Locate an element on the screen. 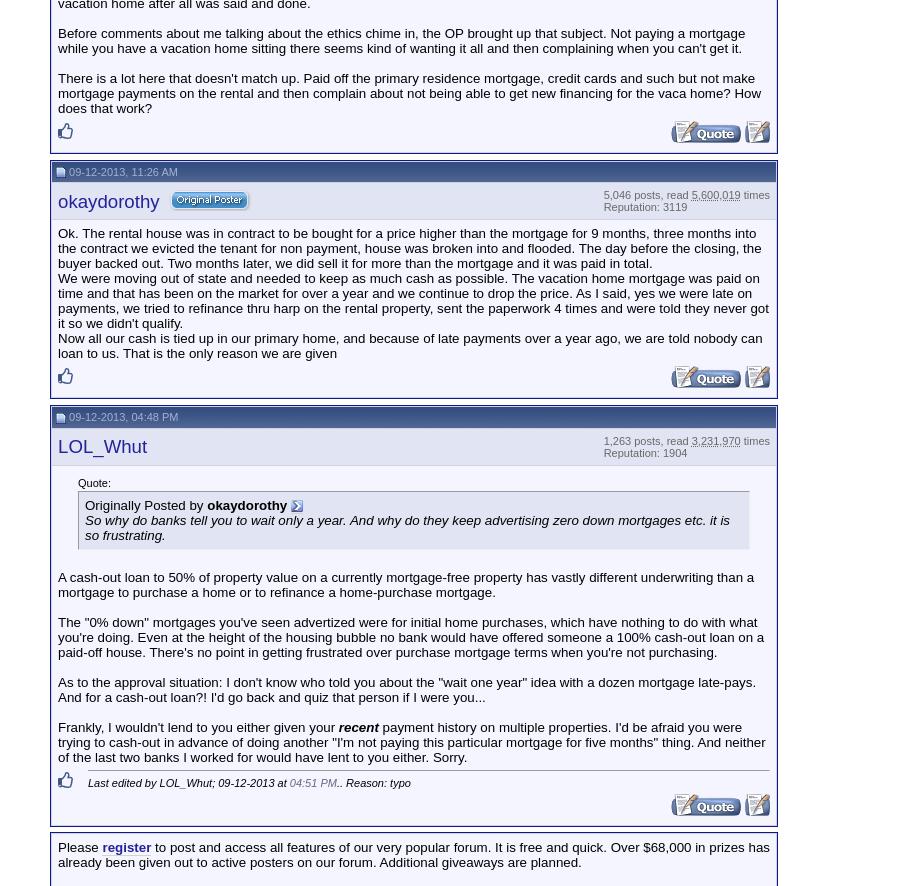 The height and width of the screenshot is (886, 907). 'So why do banks tell you to wait only a year. And why do they keep advertising zero down mortgages etc. it is so frustrating.' is located at coordinates (407, 525).